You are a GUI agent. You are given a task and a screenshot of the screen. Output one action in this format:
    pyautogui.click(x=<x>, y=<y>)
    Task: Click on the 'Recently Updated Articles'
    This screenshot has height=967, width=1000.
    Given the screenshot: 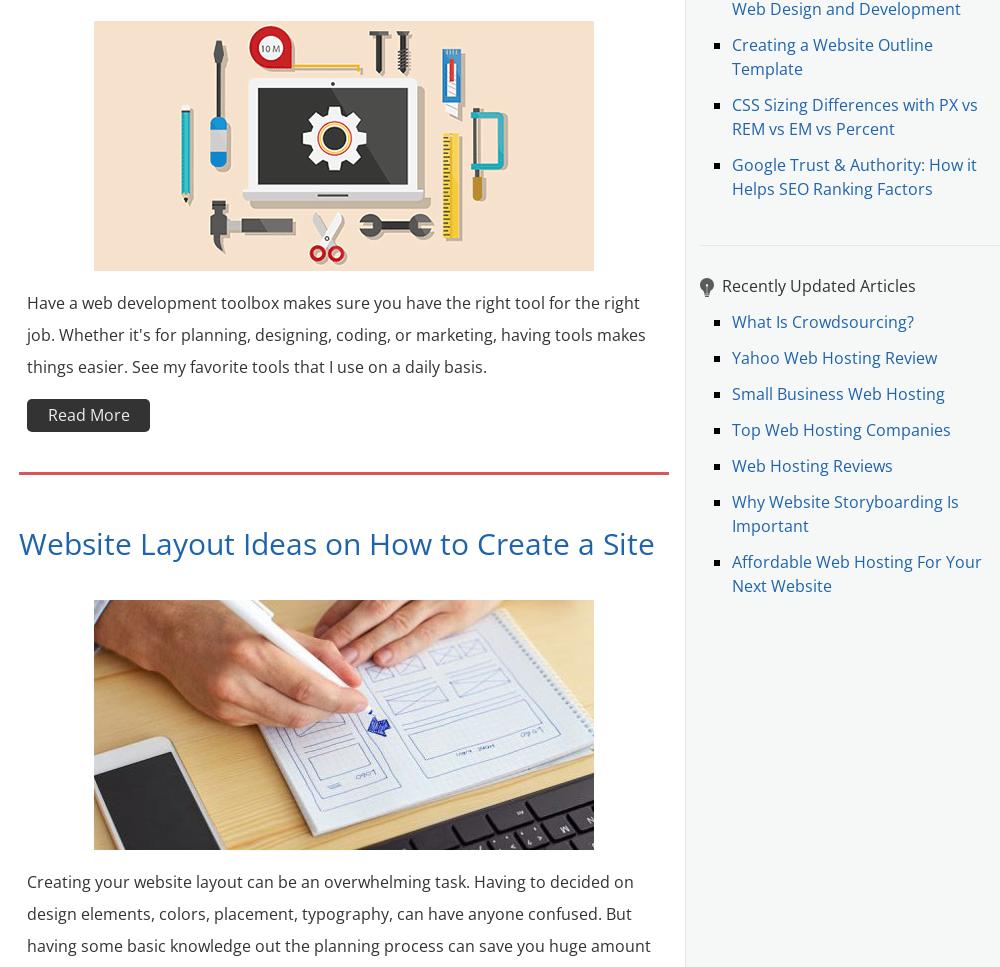 What is the action you would take?
    pyautogui.click(x=818, y=285)
    